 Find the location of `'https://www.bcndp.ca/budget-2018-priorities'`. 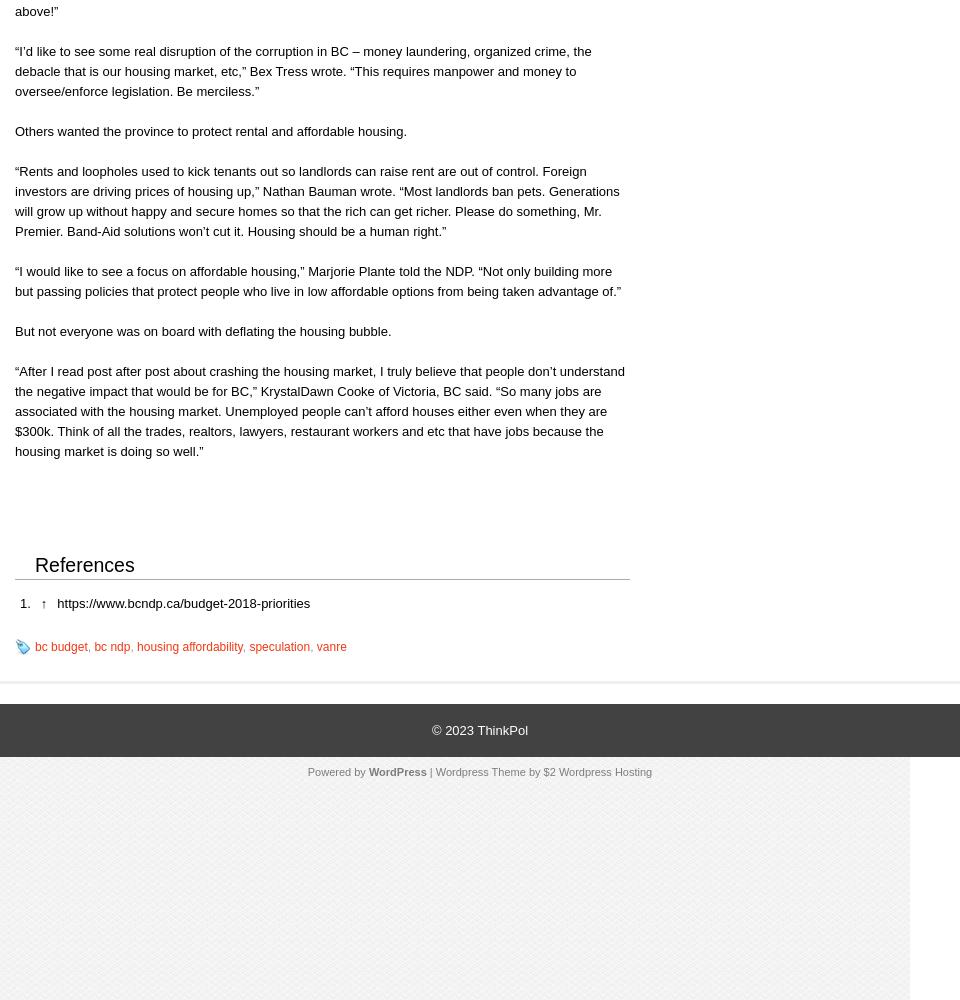

'https://www.bcndp.ca/budget-2018-priorities' is located at coordinates (56, 602).